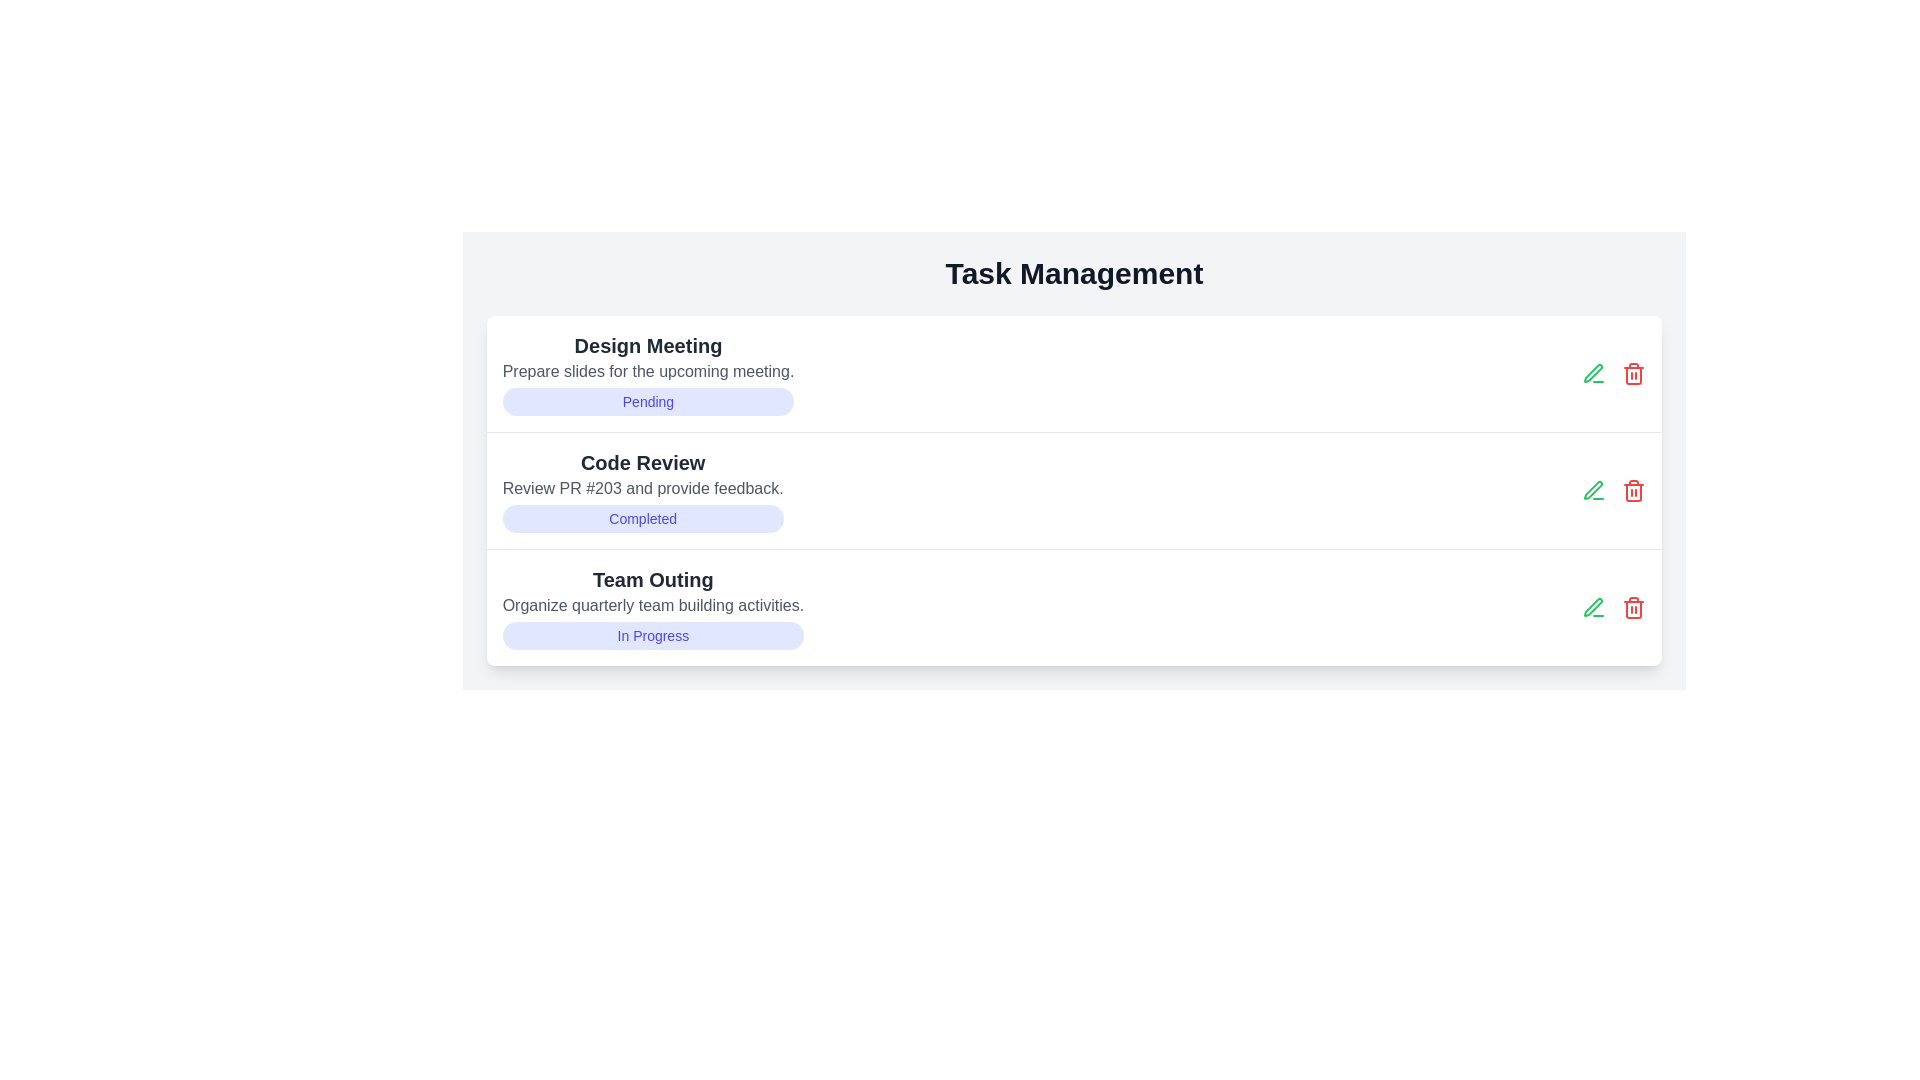  What do you see at coordinates (648, 401) in the screenshot?
I see `the 'Pending' badge element, which is a rounded rectangular badge with a light indigo background and bold indigo text, positioned below the 'Prepare slides for the upcoming meeting.' and 'Design Meeting' text` at bounding box center [648, 401].